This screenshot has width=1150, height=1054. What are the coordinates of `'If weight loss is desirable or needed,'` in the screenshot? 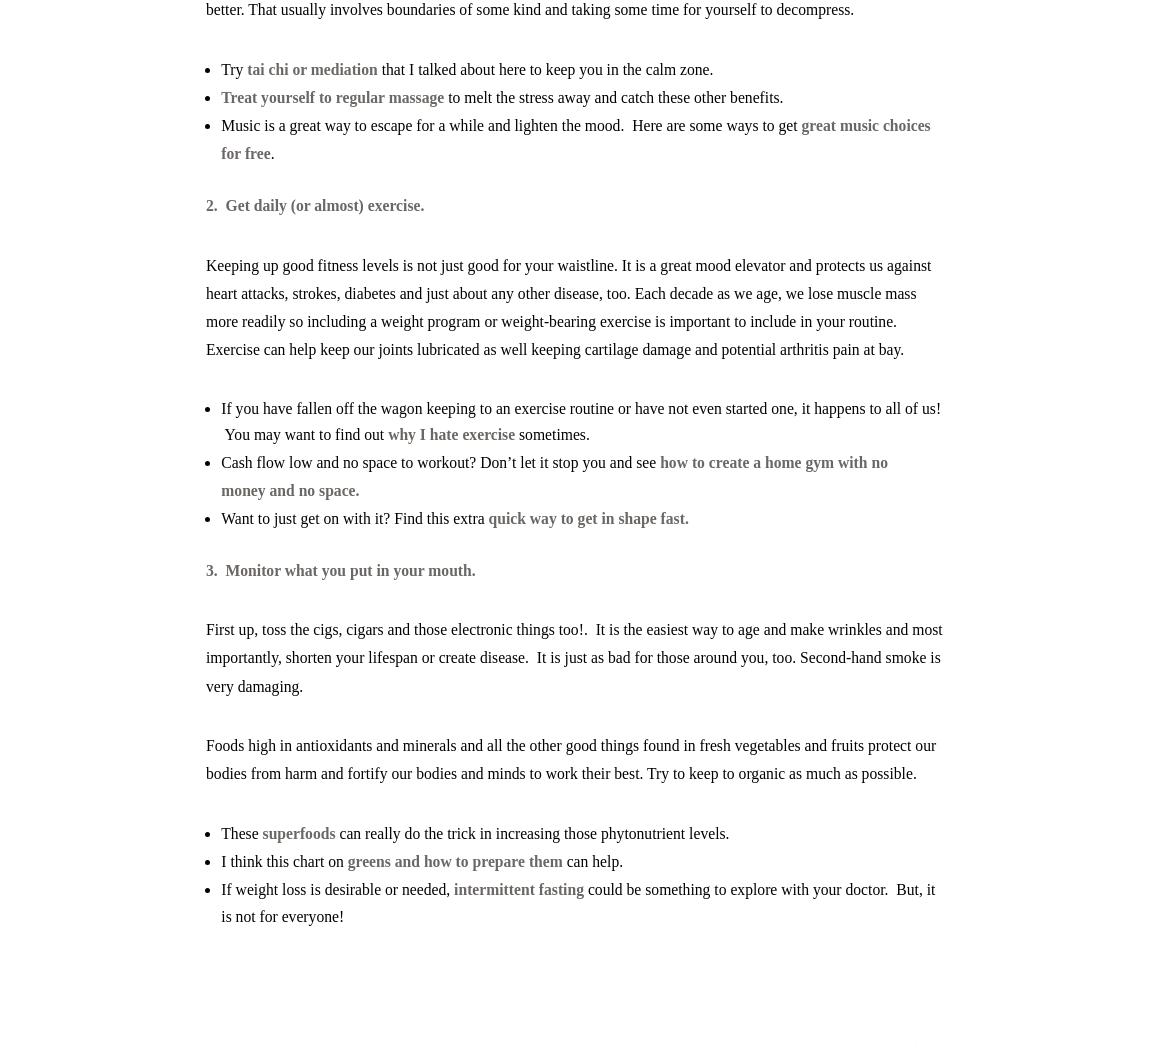 It's located at (337, 889).